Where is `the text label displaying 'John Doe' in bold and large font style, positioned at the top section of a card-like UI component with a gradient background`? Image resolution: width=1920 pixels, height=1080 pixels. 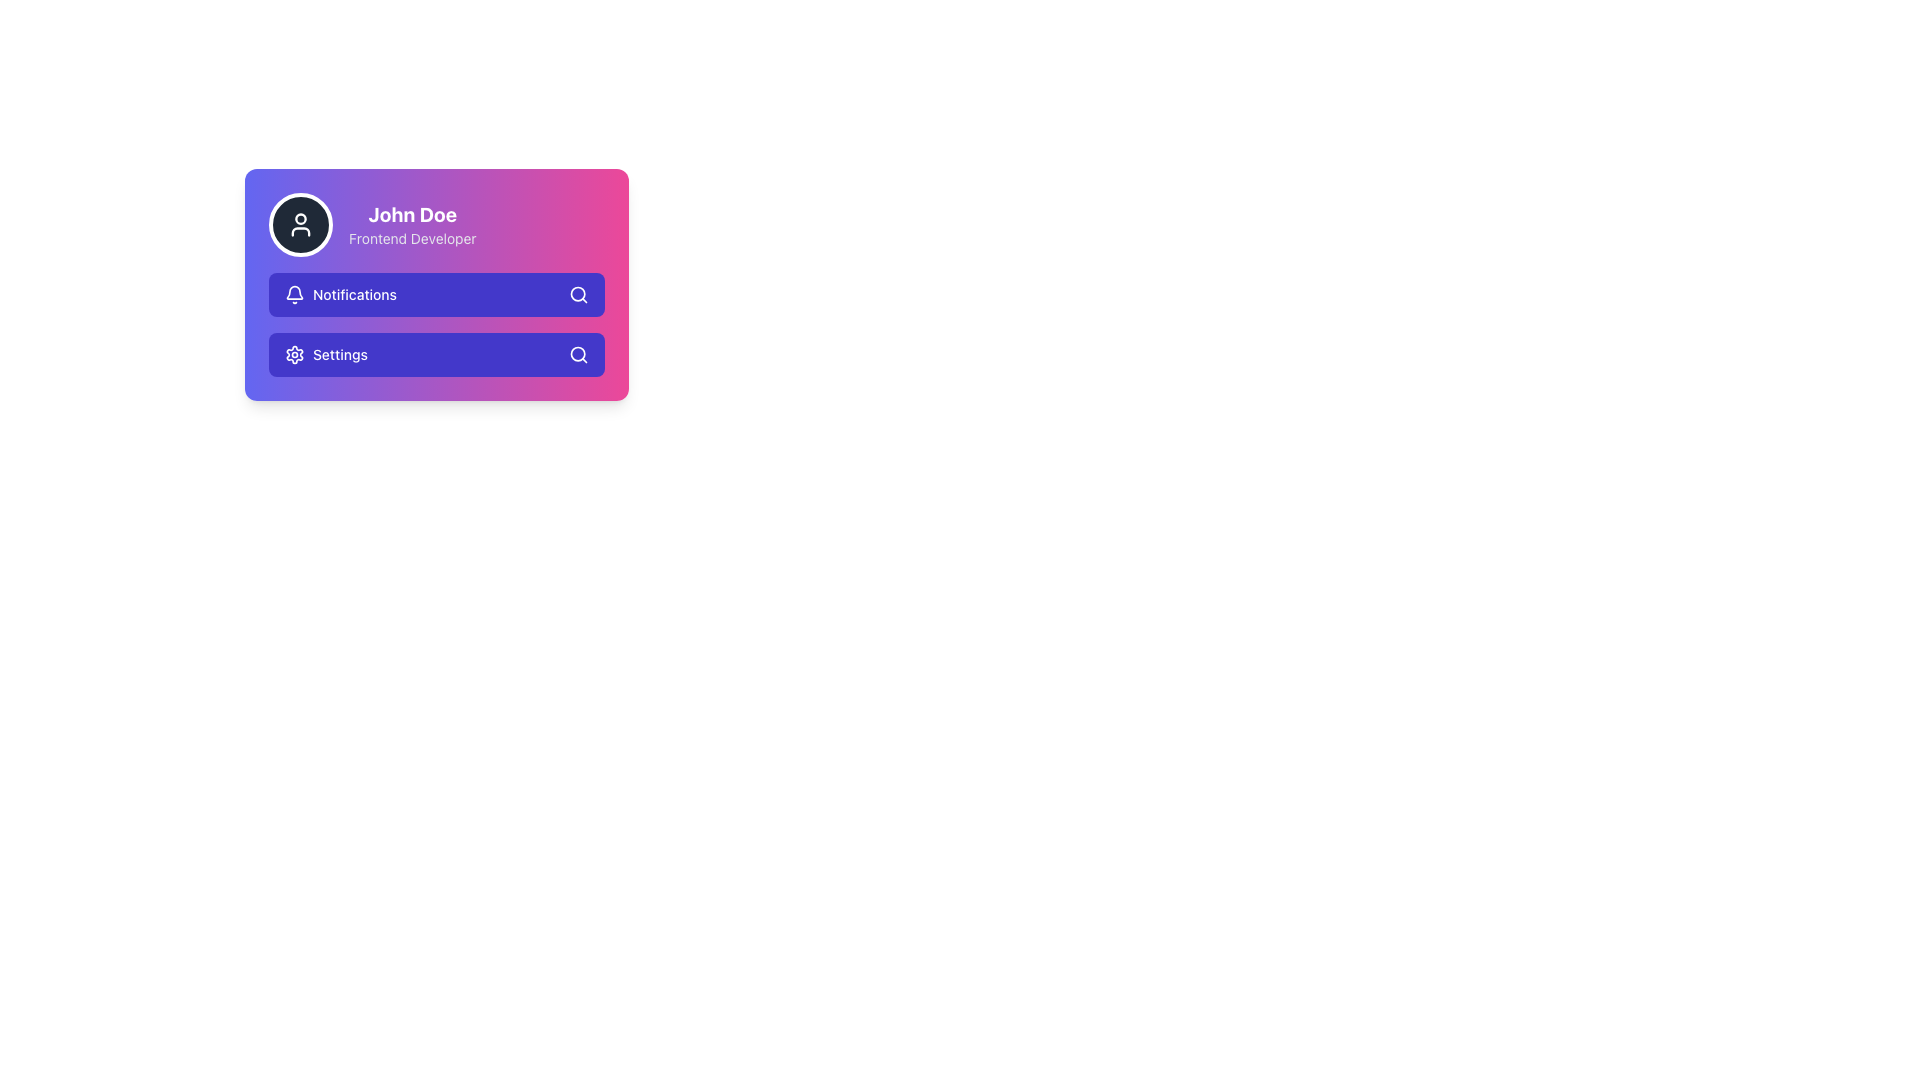 the text label displaying 'John Doe' in bold and large font style, positioned at the top section of a card-like UI component with a gradient background is located at coordinates (411, 215).